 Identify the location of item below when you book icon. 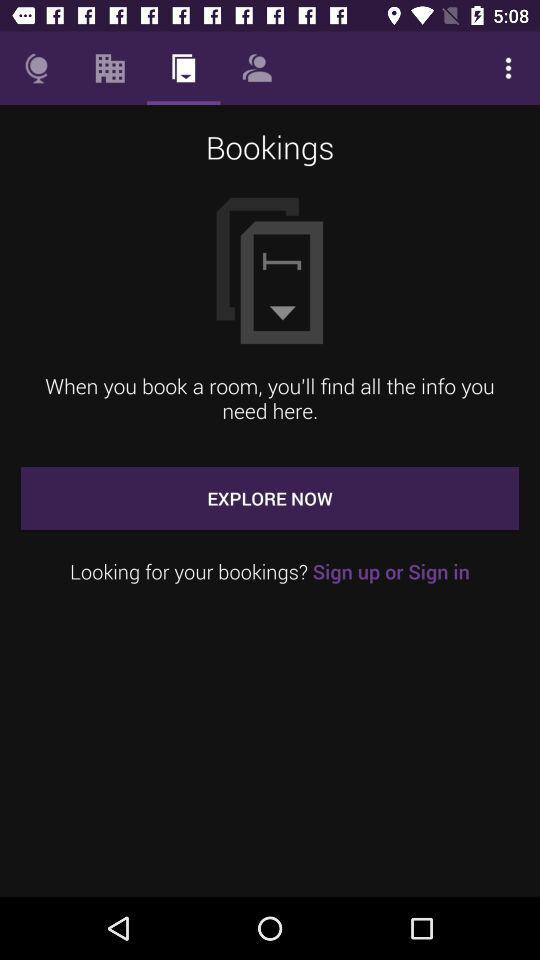
(270, 497).